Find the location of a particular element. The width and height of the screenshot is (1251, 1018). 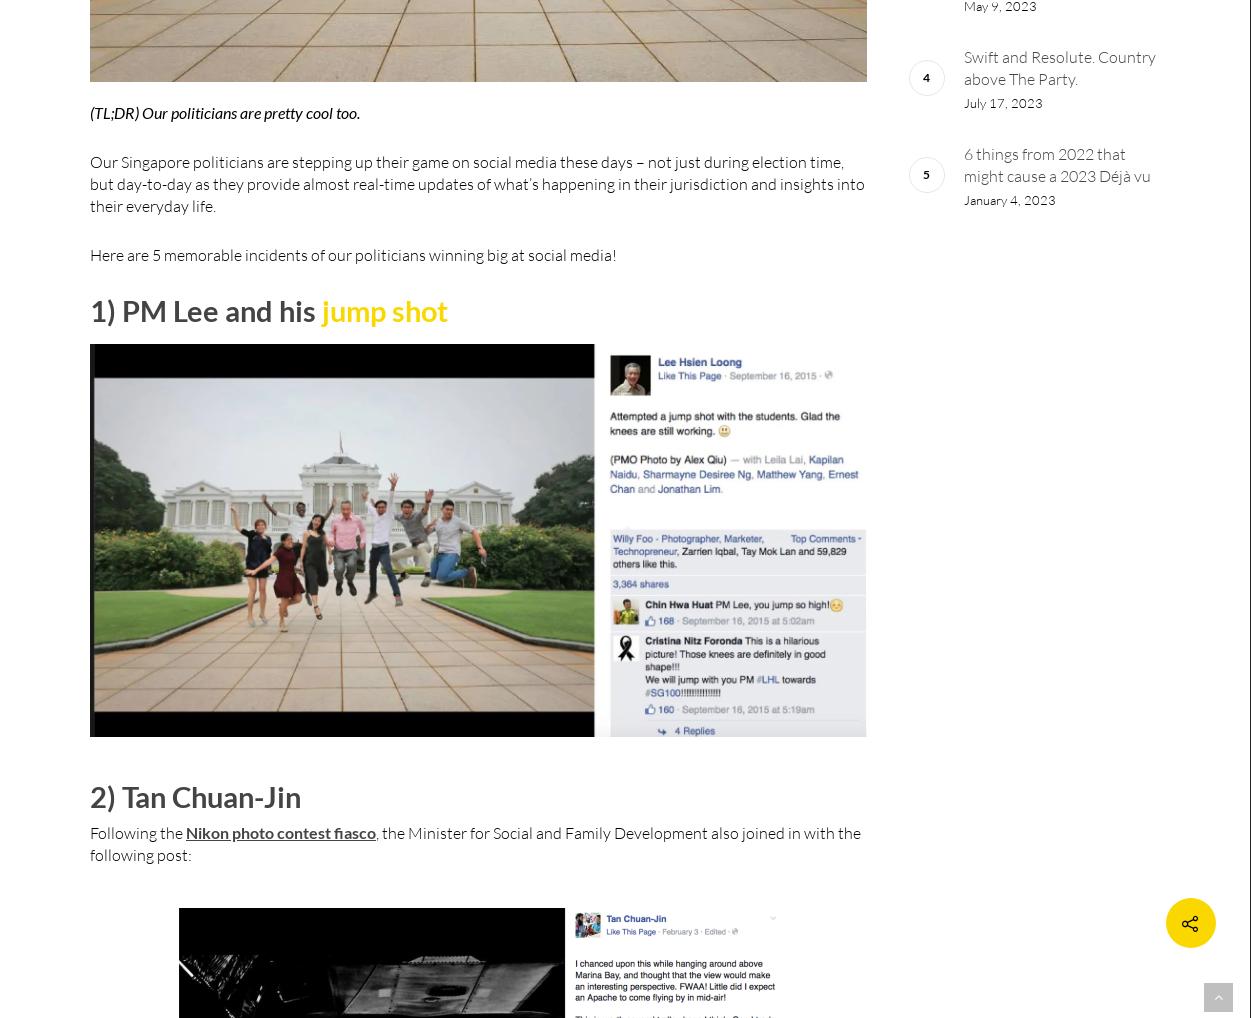

'Here are 5 memorable incidents of our politicians winning big at social media!' is located at coordinates (352, 254).